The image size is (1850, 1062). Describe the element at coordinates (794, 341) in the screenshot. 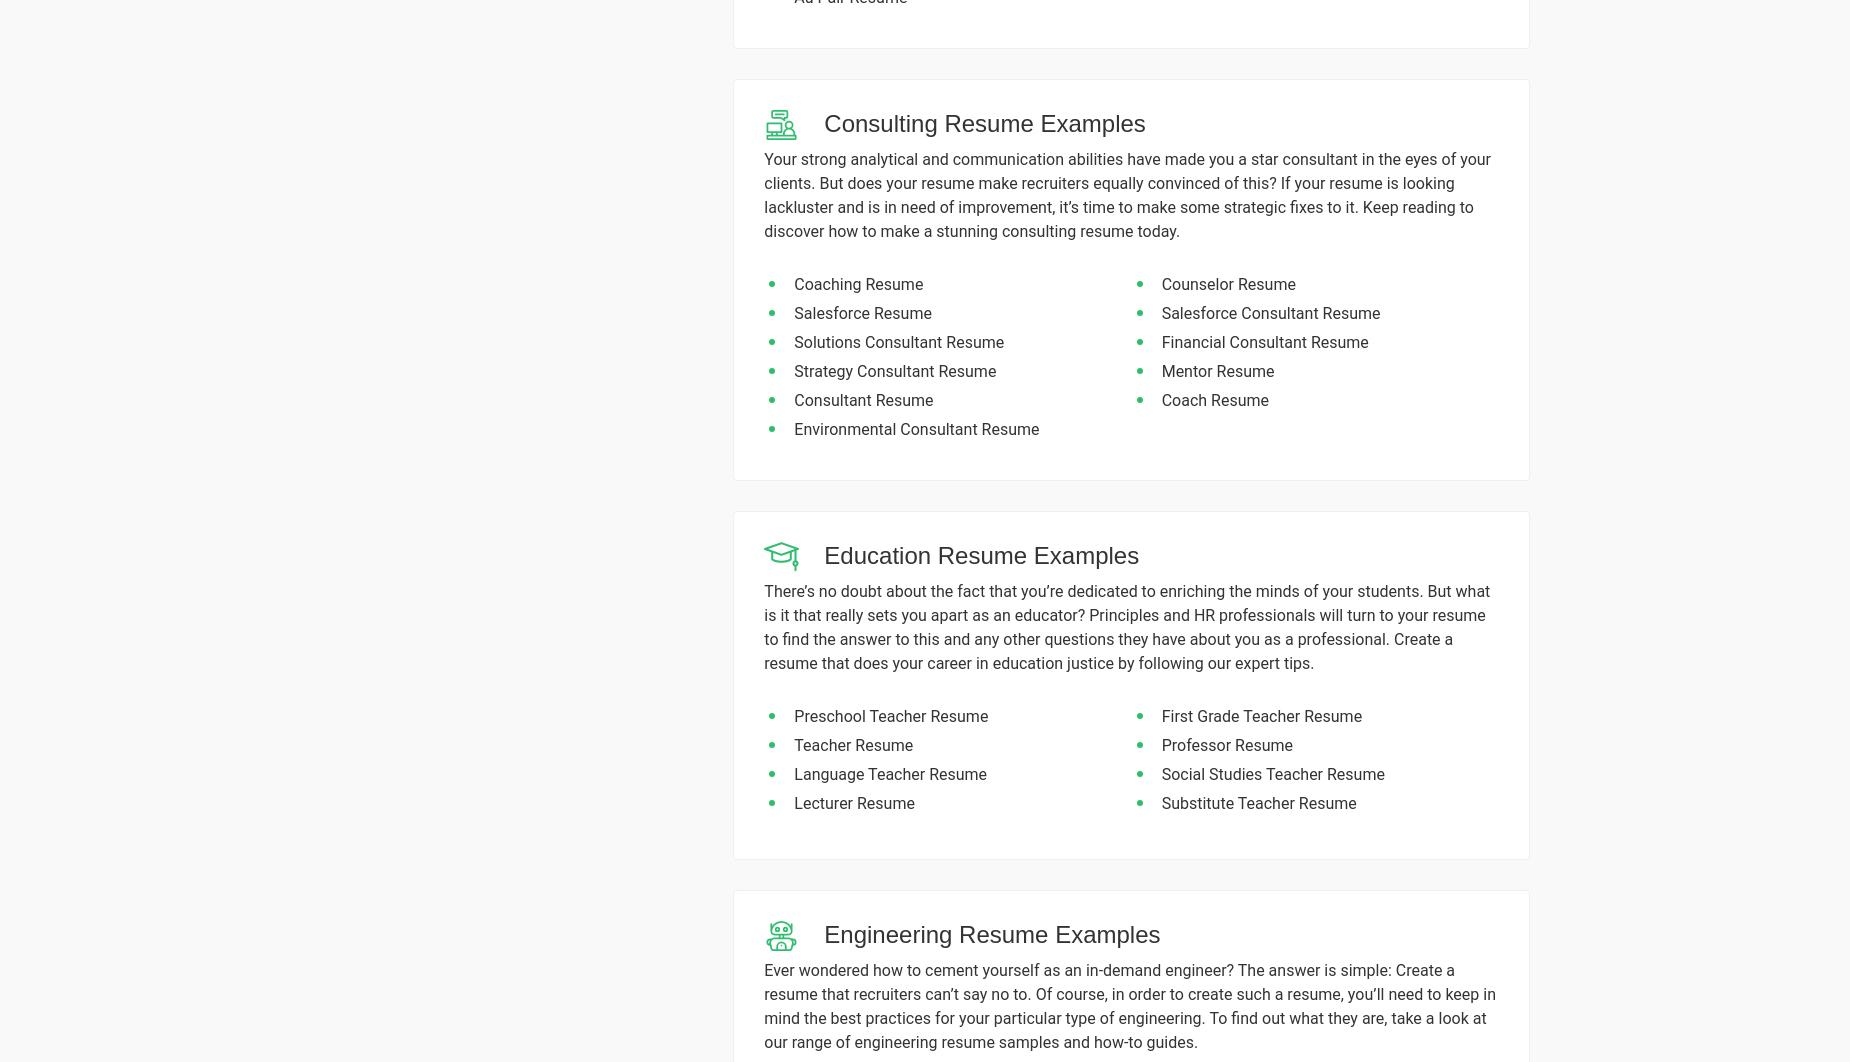

I see `'Solutions Consultant Resume'` at that location.